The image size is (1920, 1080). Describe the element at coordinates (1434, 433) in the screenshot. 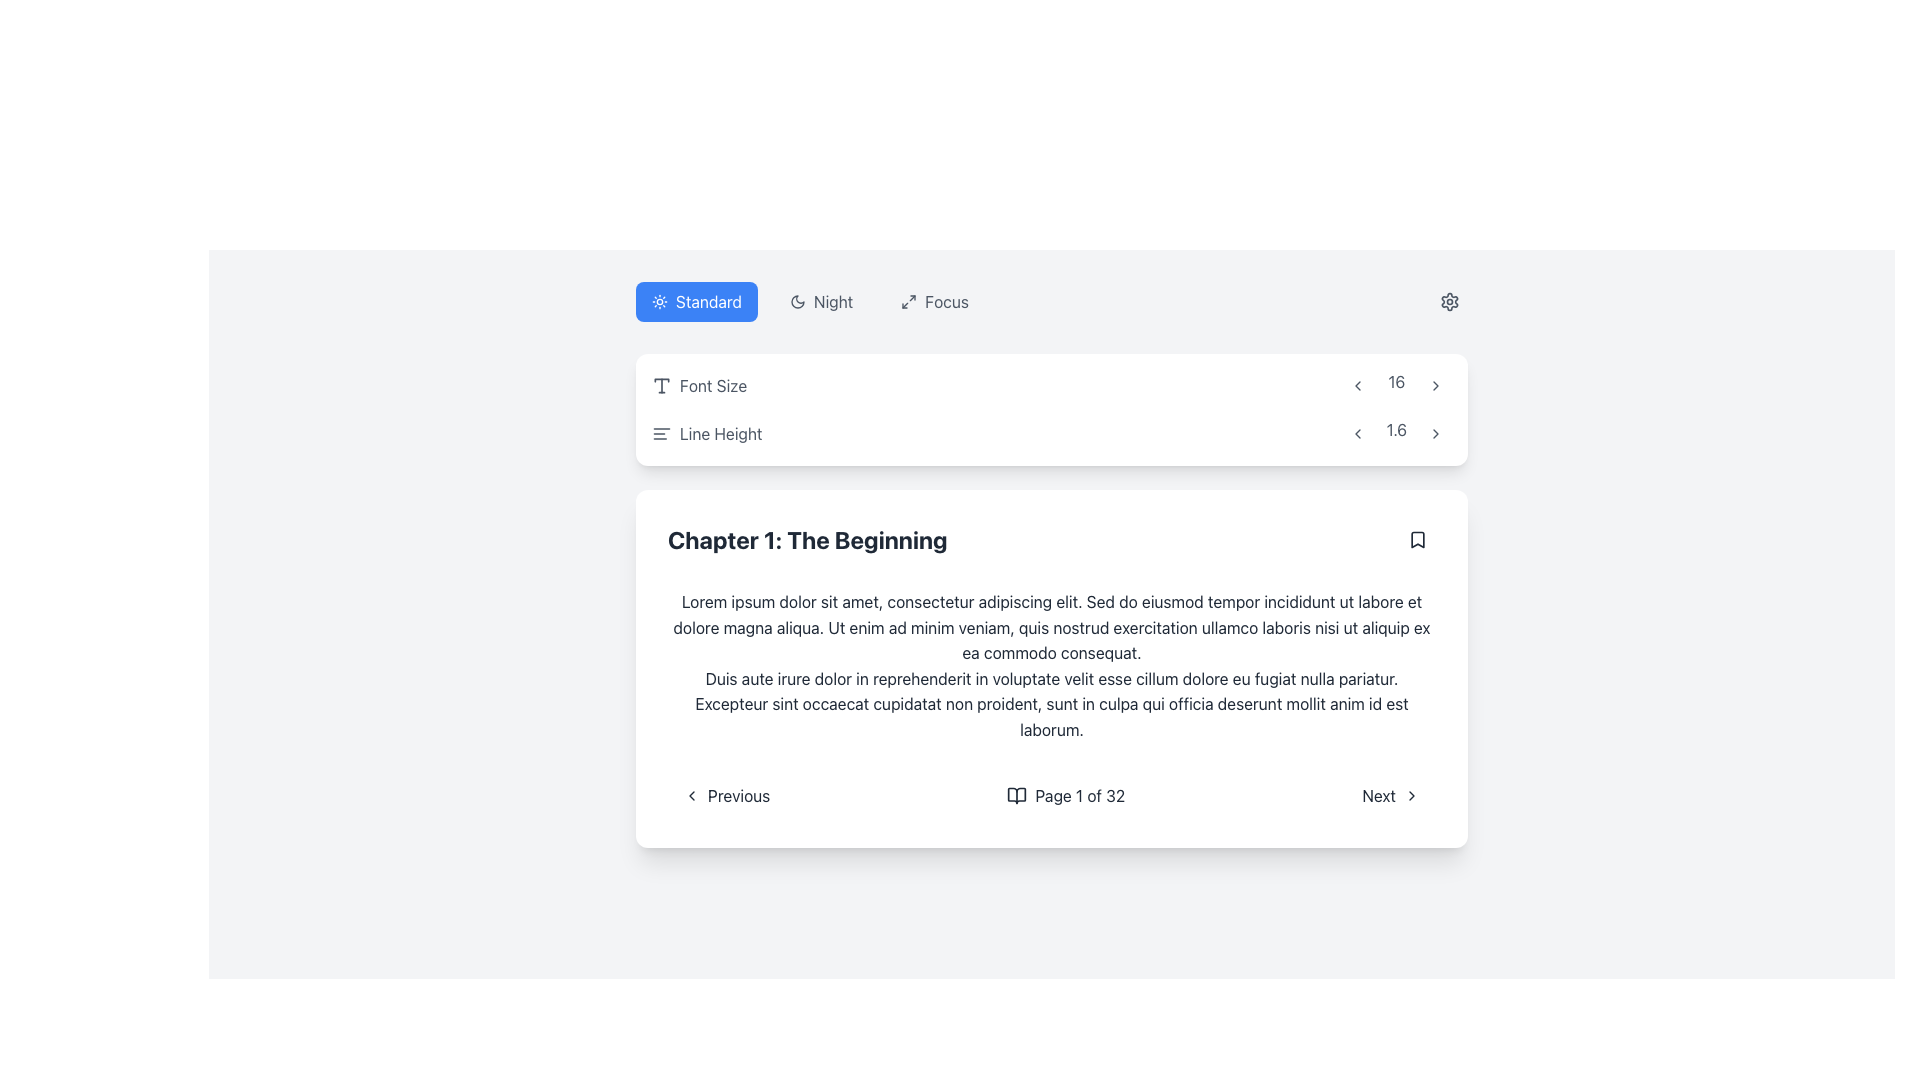

I see `the right-arrow icon button located in the top right section of the panel, adjacent to the '1.6' label, to adjust the setting incrementally` at that location.